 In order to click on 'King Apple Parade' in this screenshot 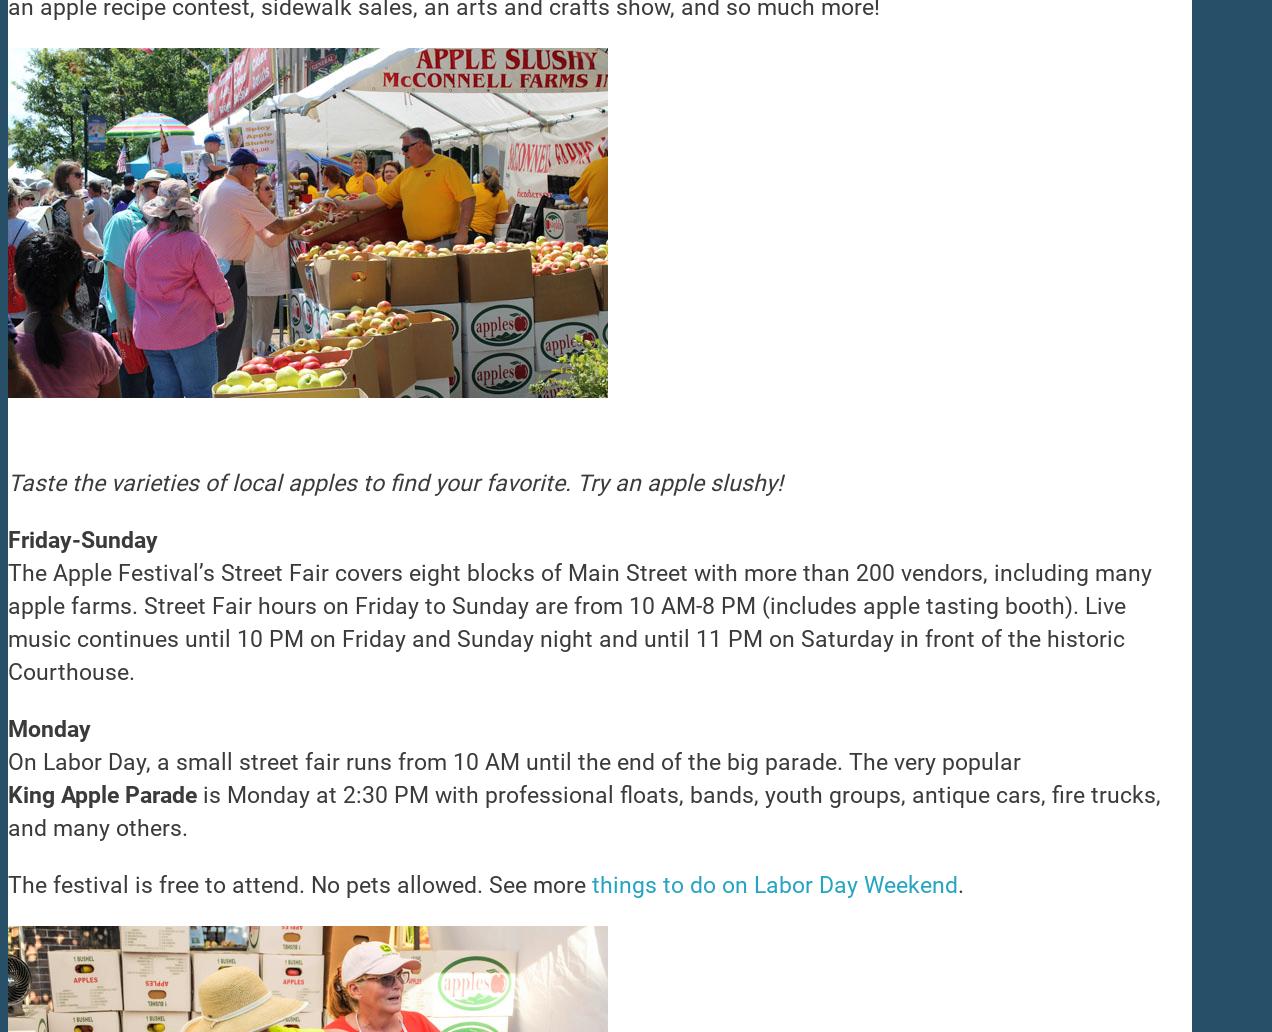, I will do `click(102, 795)`.